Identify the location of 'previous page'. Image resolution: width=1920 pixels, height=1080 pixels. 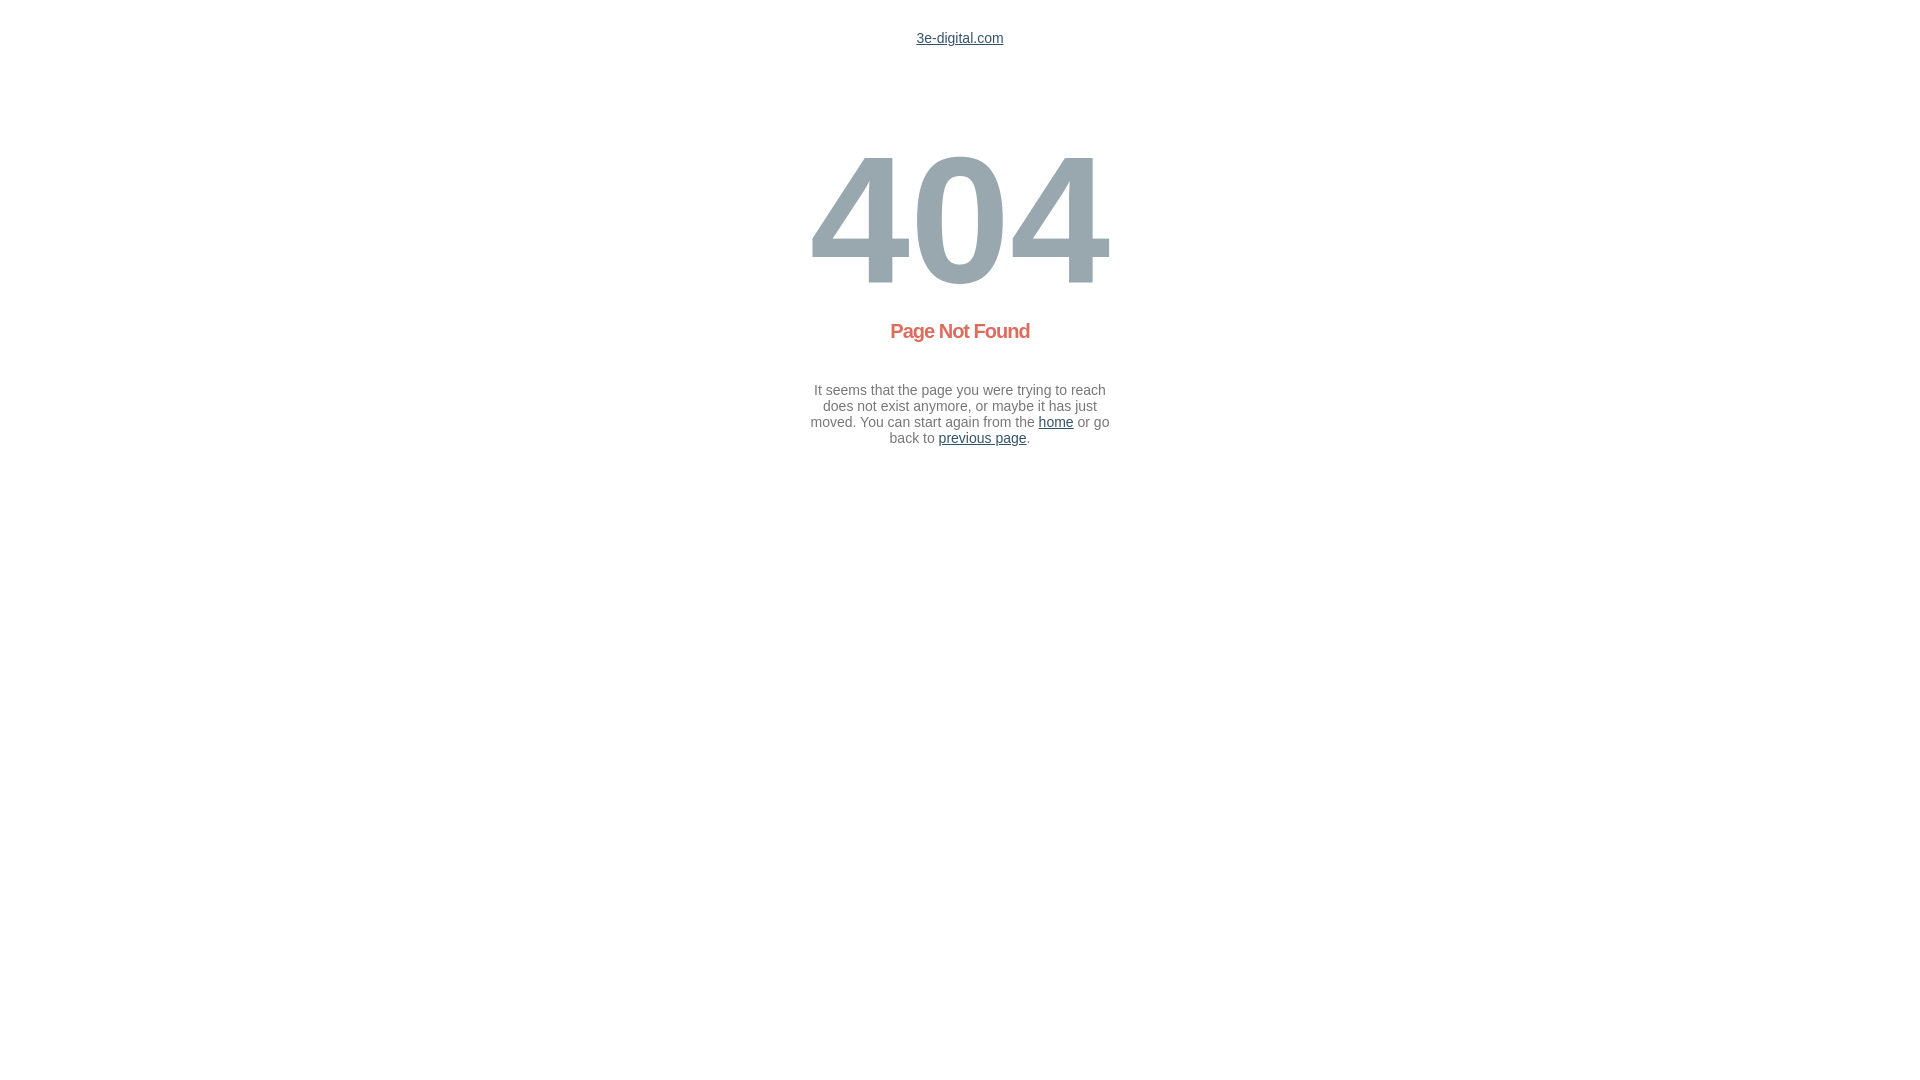
(983, 437).